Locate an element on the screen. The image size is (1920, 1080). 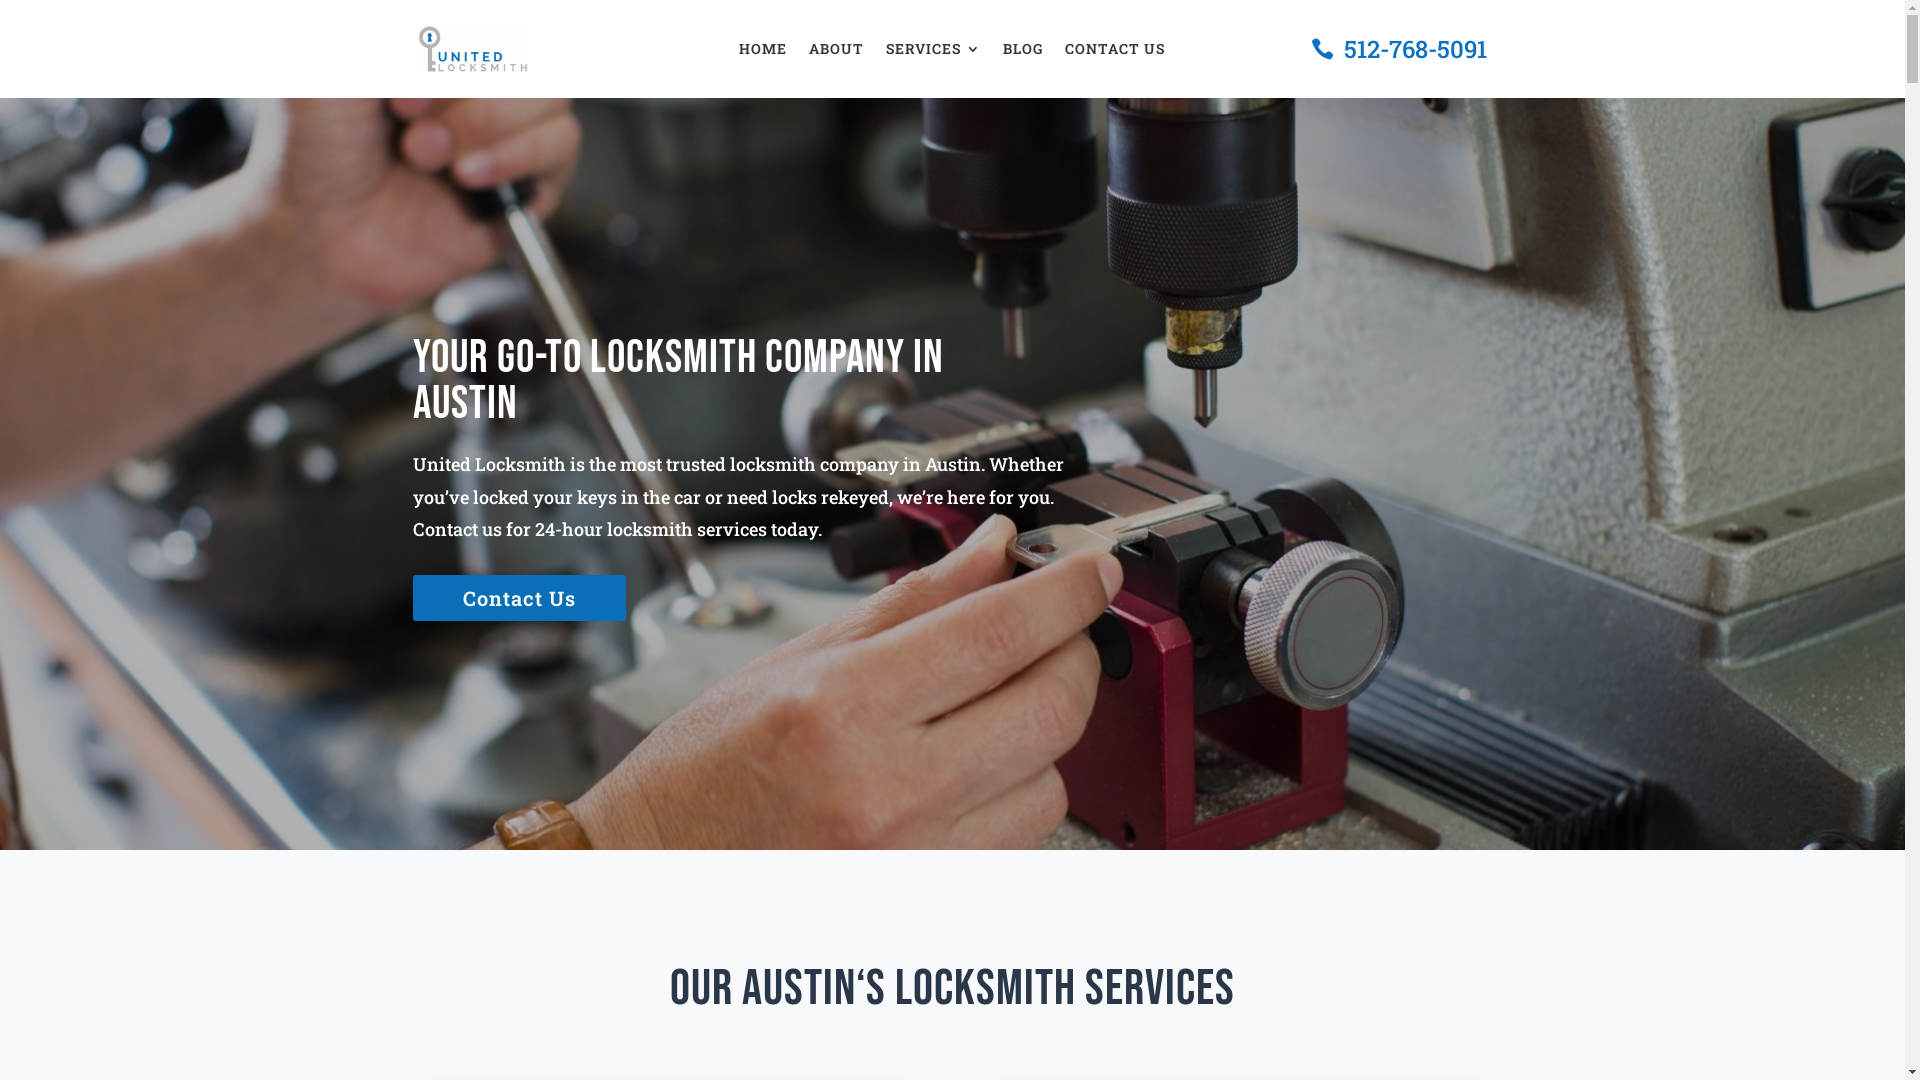
'ABOUT' is located at coordinates (836, 52).